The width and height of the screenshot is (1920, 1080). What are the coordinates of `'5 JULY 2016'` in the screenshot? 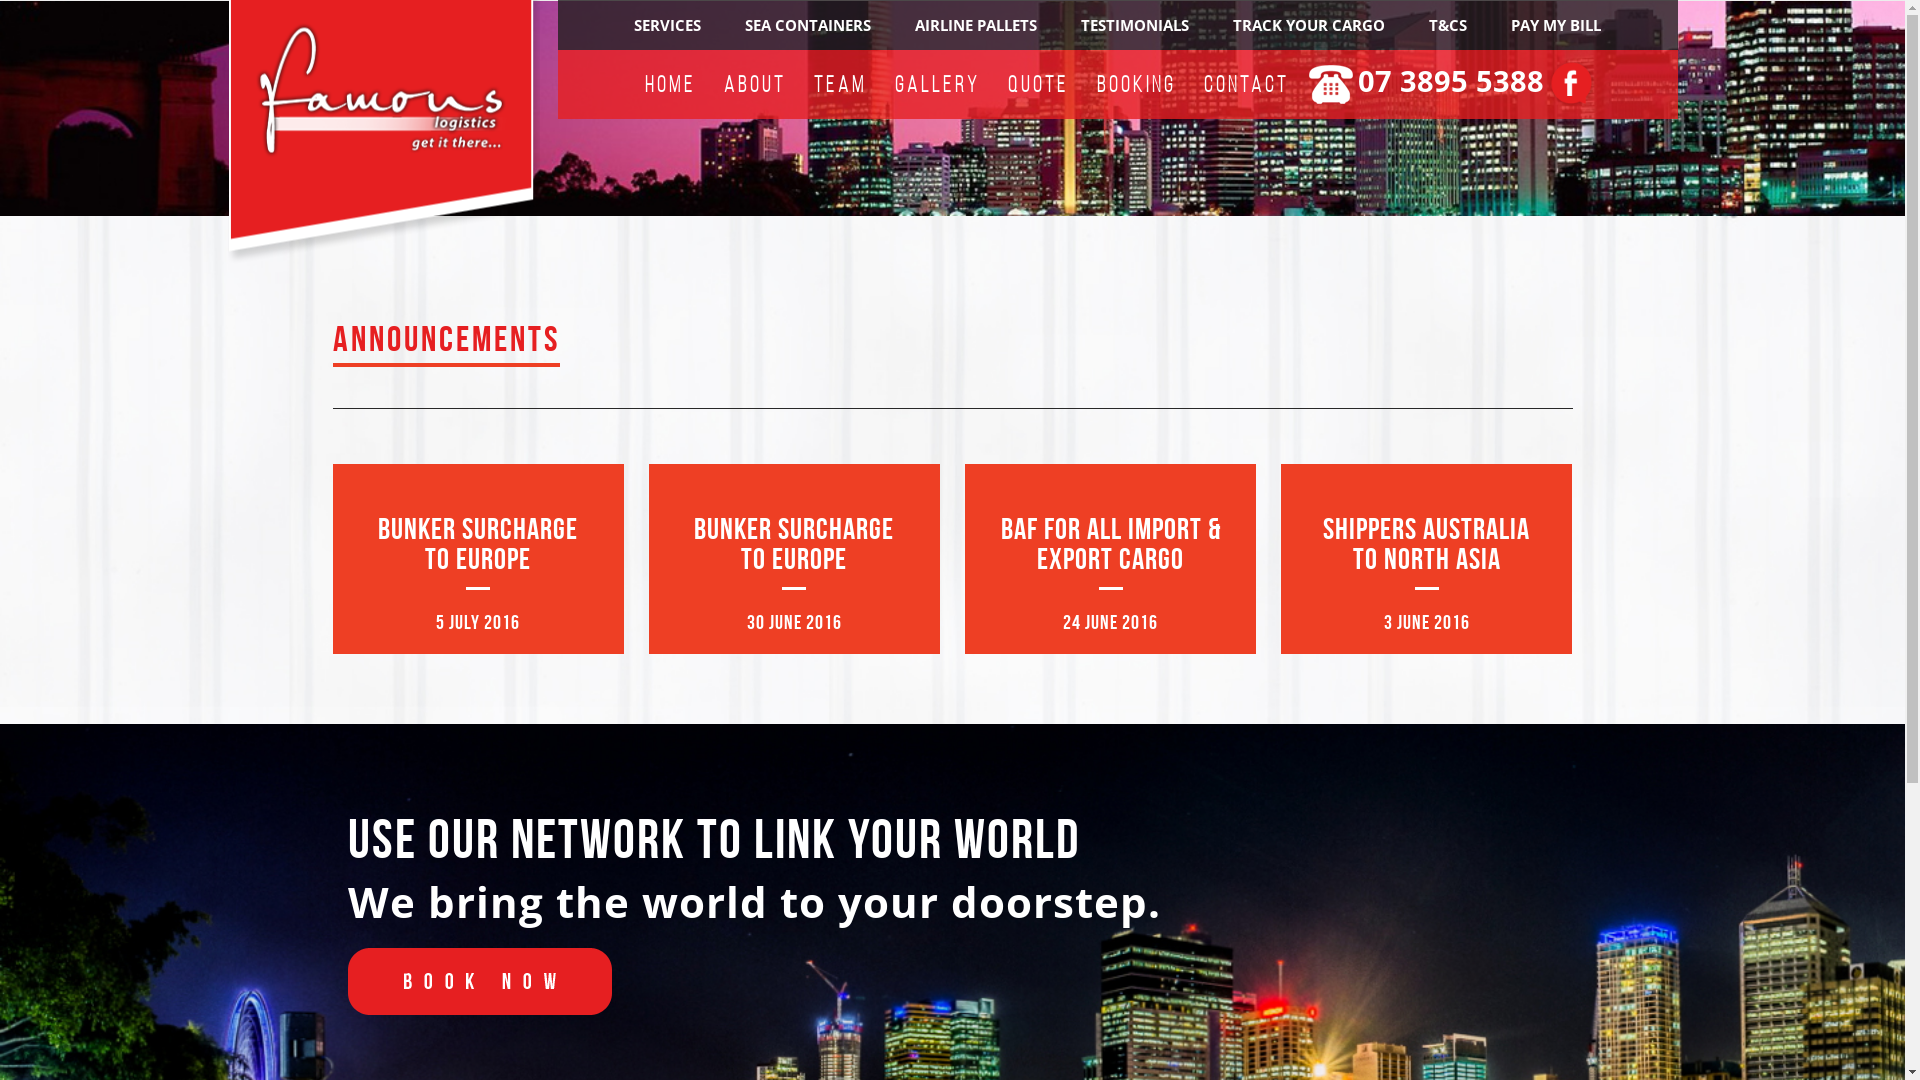 It's located at (435, 617).